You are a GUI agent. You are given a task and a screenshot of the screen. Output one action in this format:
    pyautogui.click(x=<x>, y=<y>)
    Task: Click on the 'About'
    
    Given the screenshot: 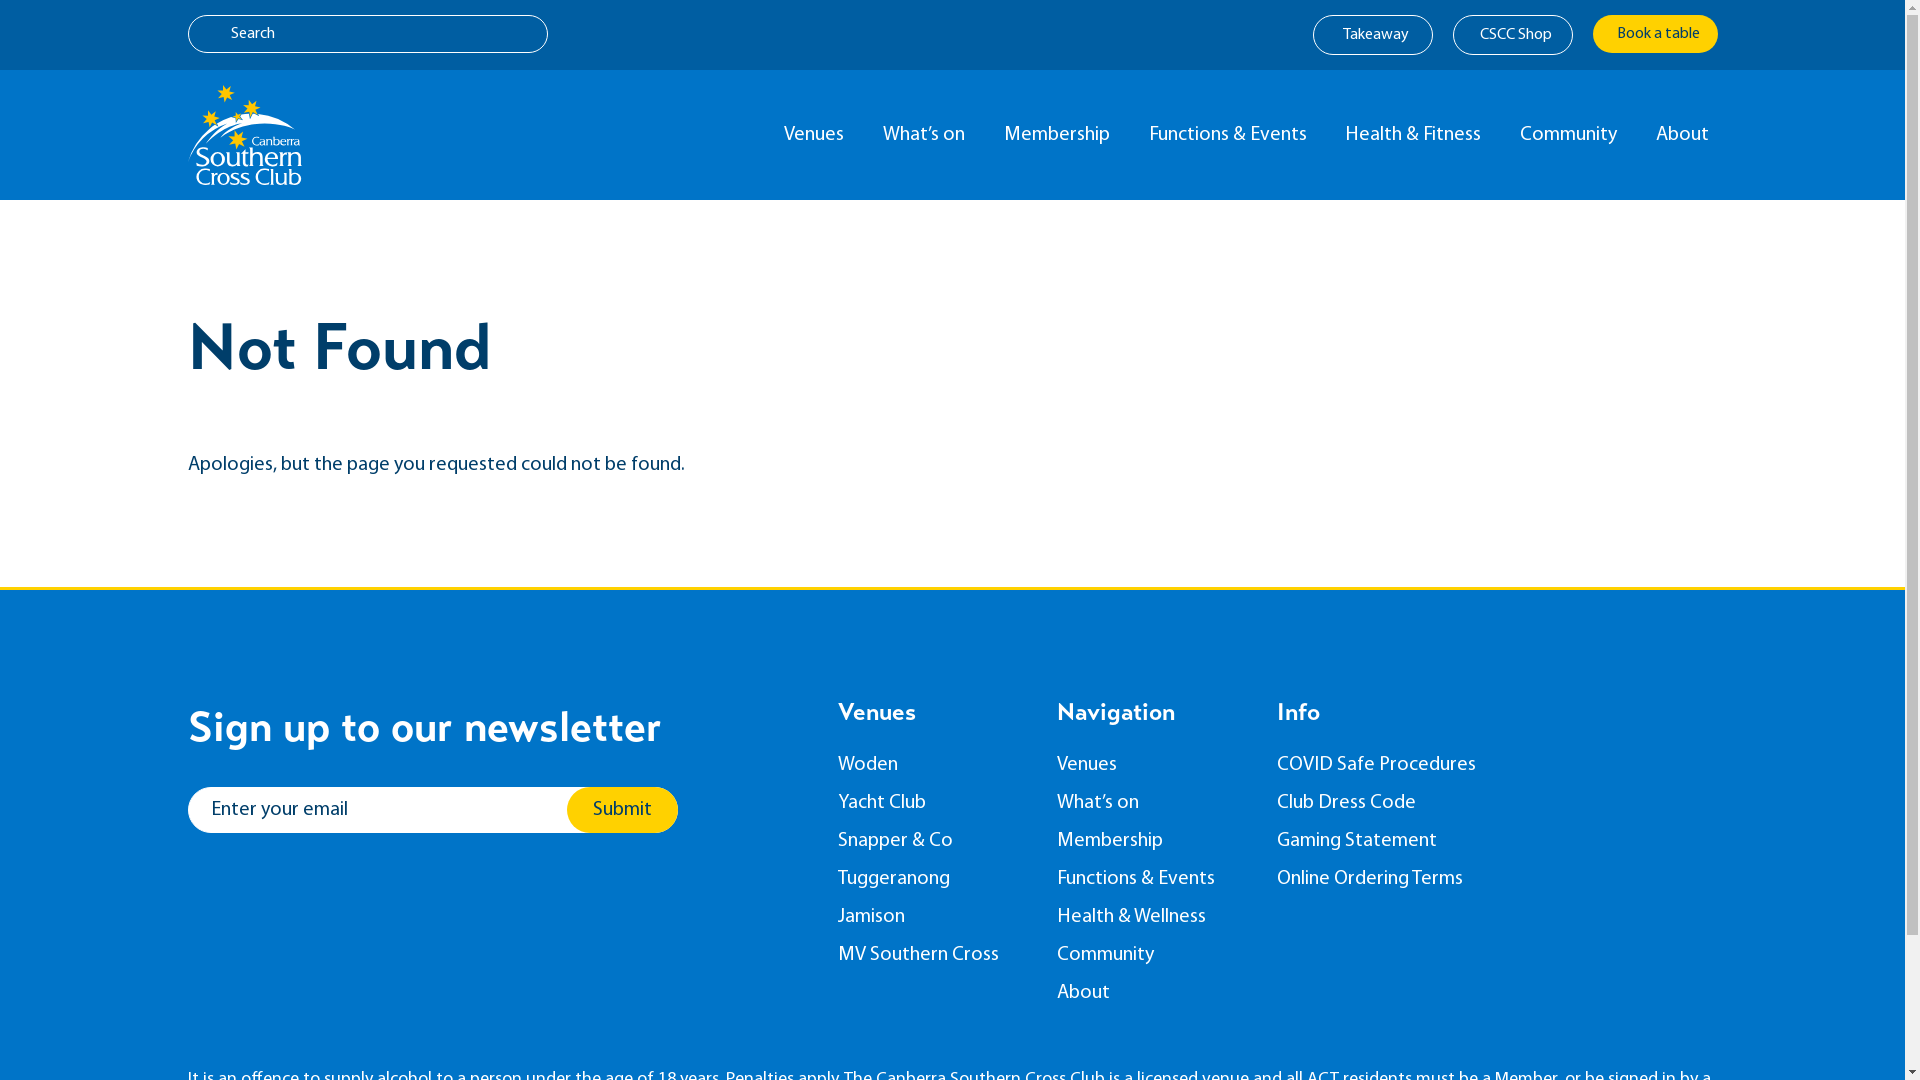 What is the action you would take?
    pyautogui.click(x=1685, y=135)
    